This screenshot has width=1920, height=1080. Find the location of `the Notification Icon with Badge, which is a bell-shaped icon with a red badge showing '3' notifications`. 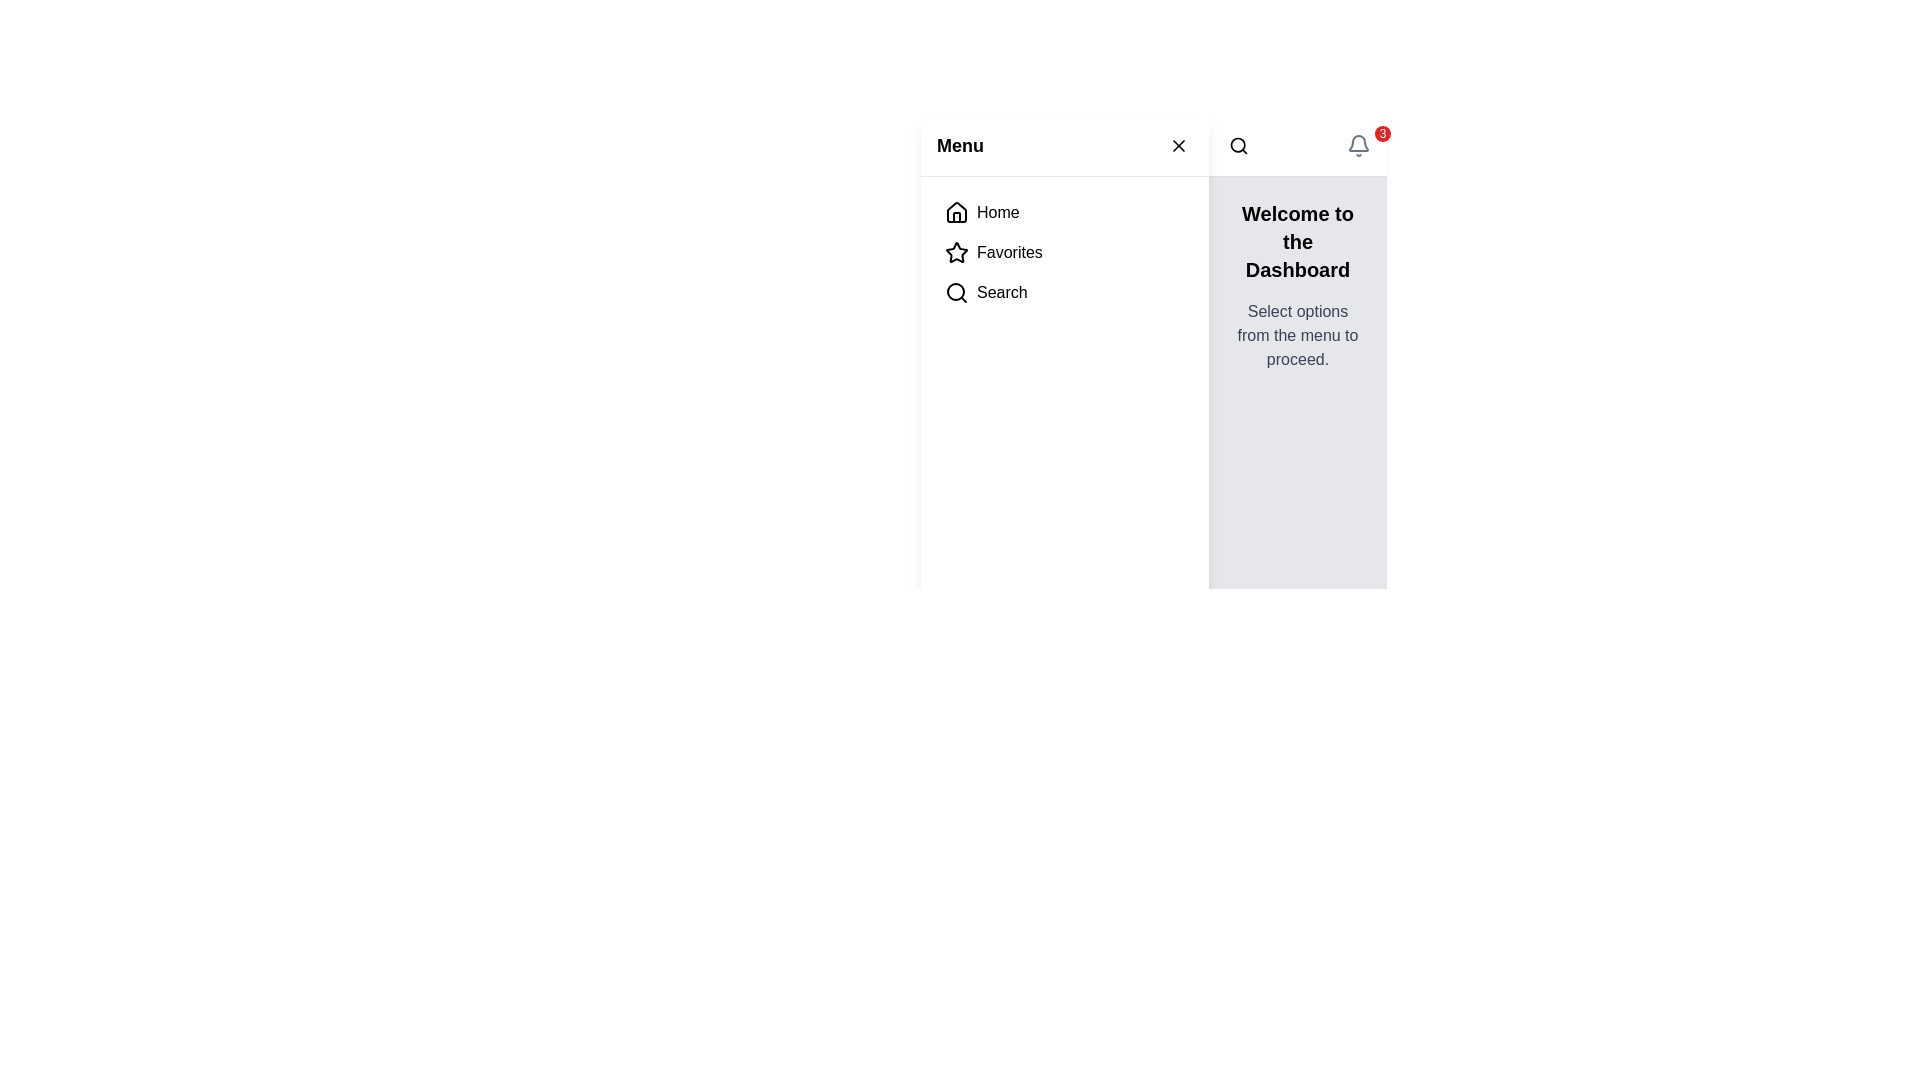

the Notification Icon with Badge, which is a bell-shaped icon with a red badge showing '3' notifications is located at coordinates (1358, 145).